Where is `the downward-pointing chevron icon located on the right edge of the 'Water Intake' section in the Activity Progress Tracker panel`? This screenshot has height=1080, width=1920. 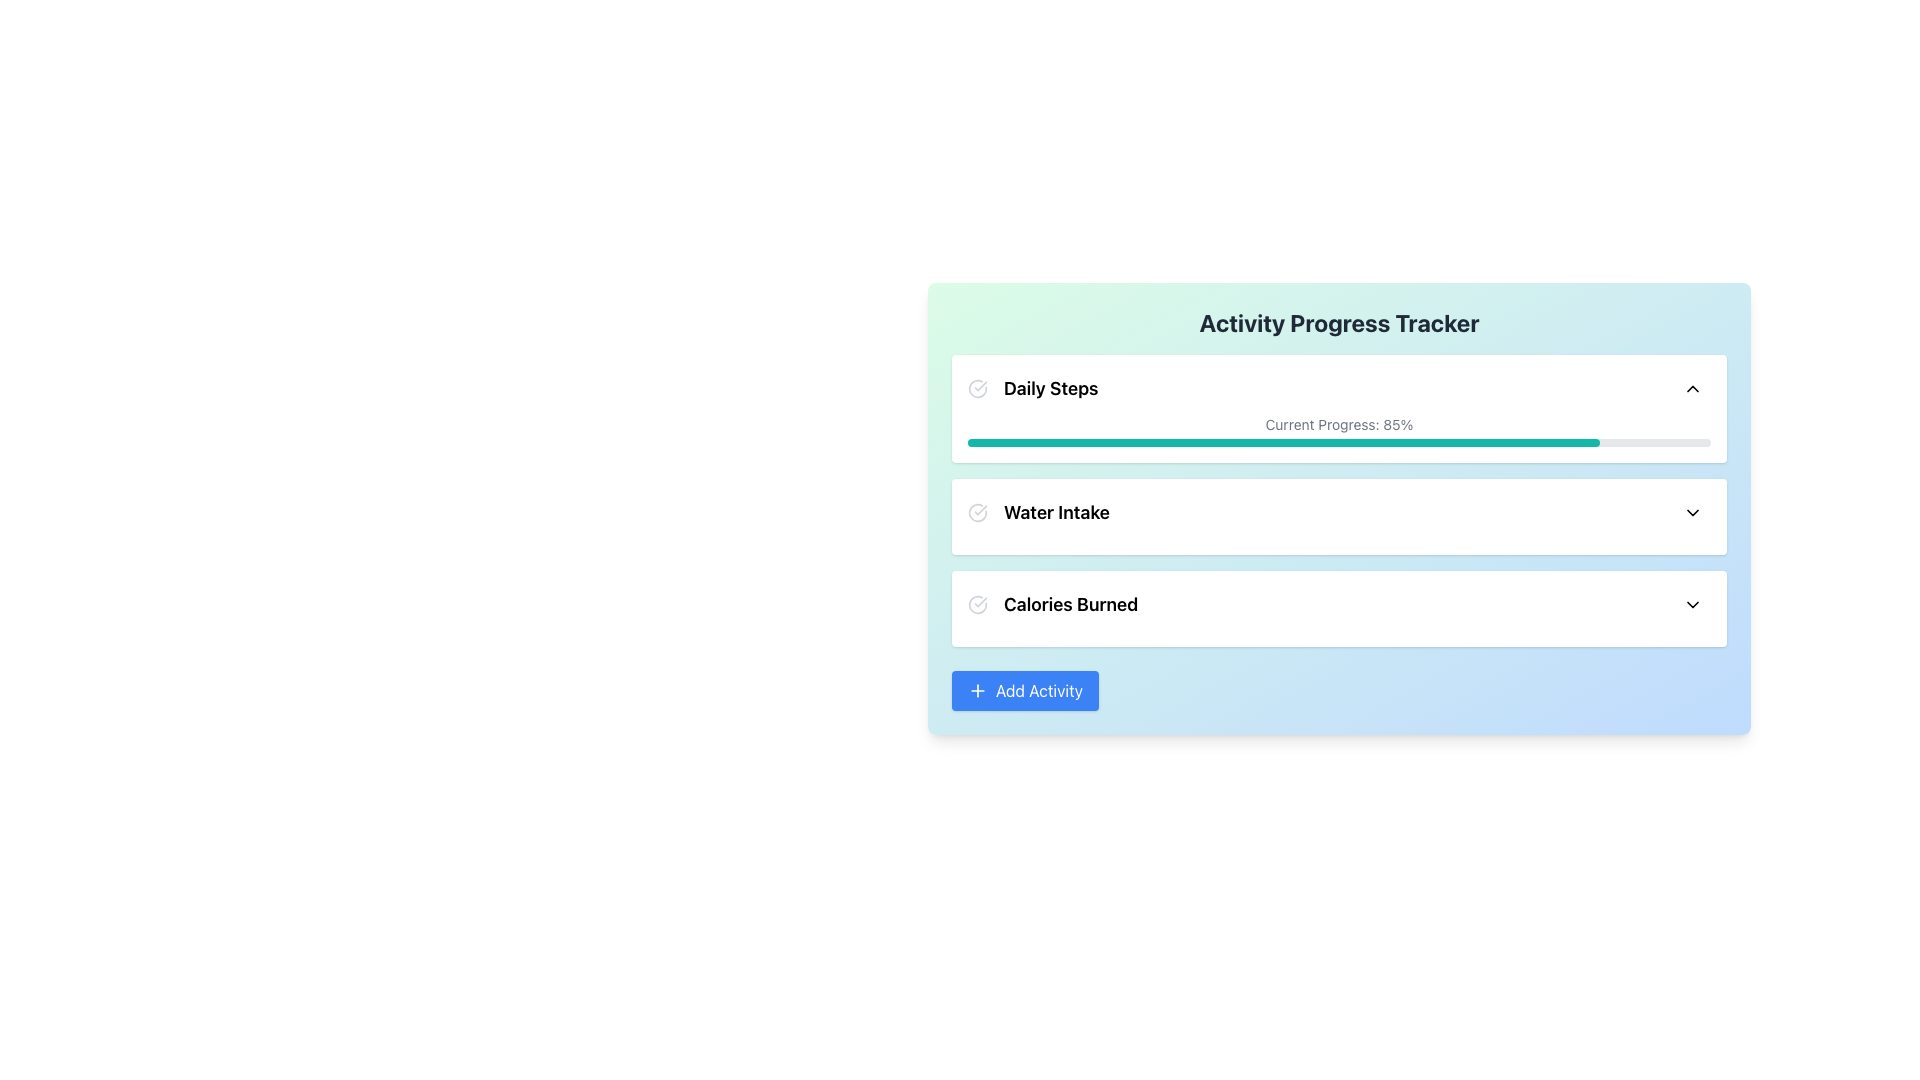 the downward-pointing chevron icon located on the right edge of the 'Water Intake' section in the Activity Progress Tracker panel is located at coordinates (1692, 512).